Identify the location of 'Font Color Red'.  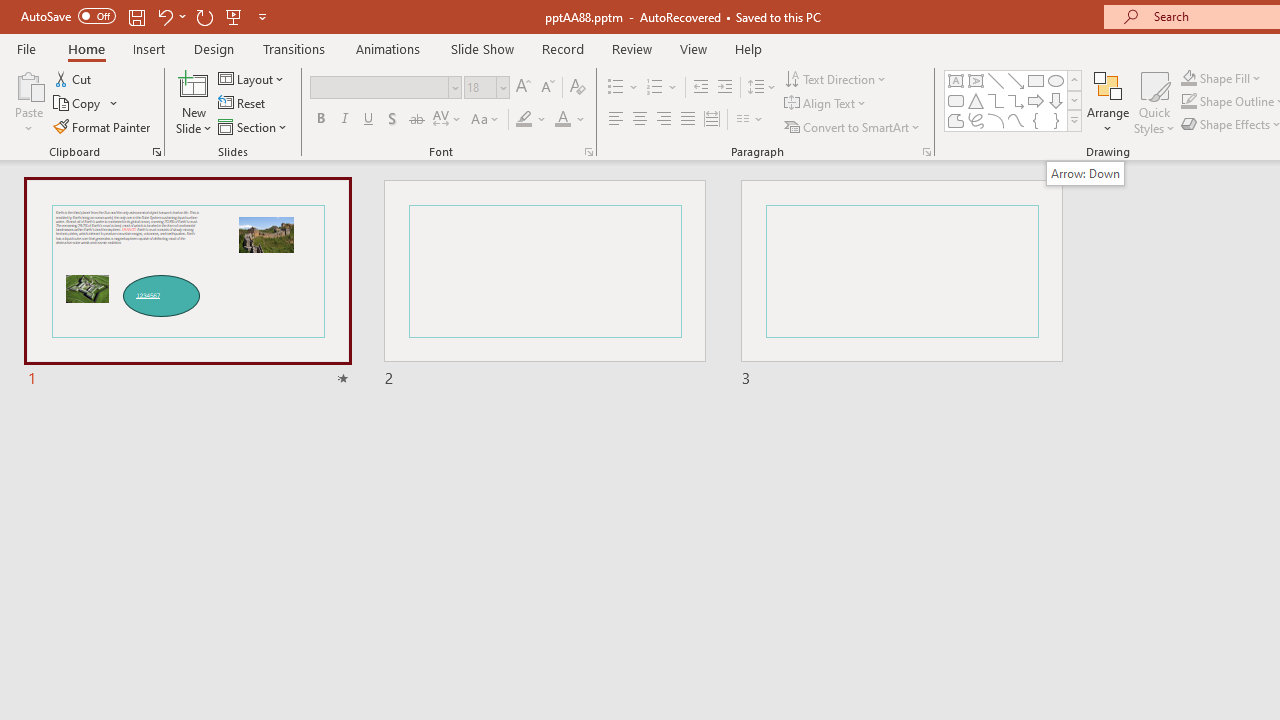
(561, 119).